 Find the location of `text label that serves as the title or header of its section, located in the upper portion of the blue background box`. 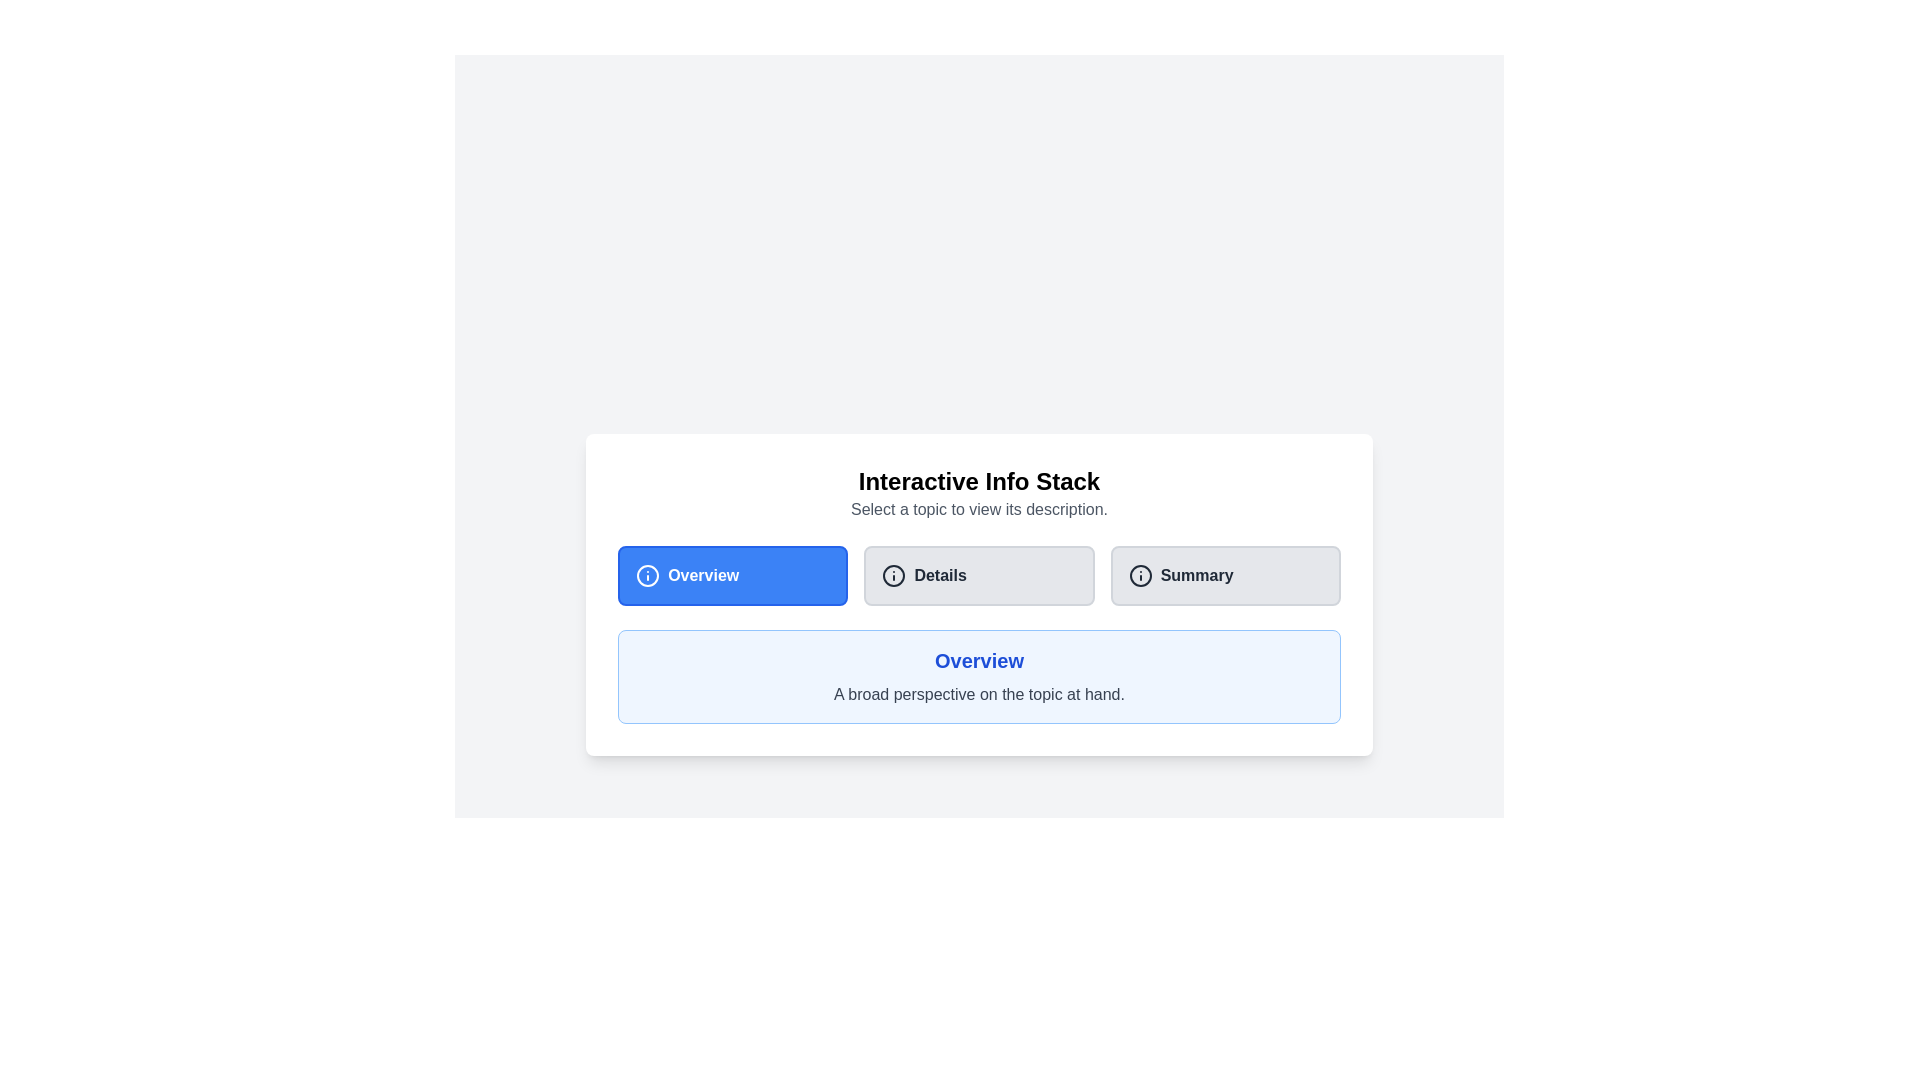

text label that serves as the title or header of its section, located in the upper portion of the blue background box is located at coordinates (979, 660).